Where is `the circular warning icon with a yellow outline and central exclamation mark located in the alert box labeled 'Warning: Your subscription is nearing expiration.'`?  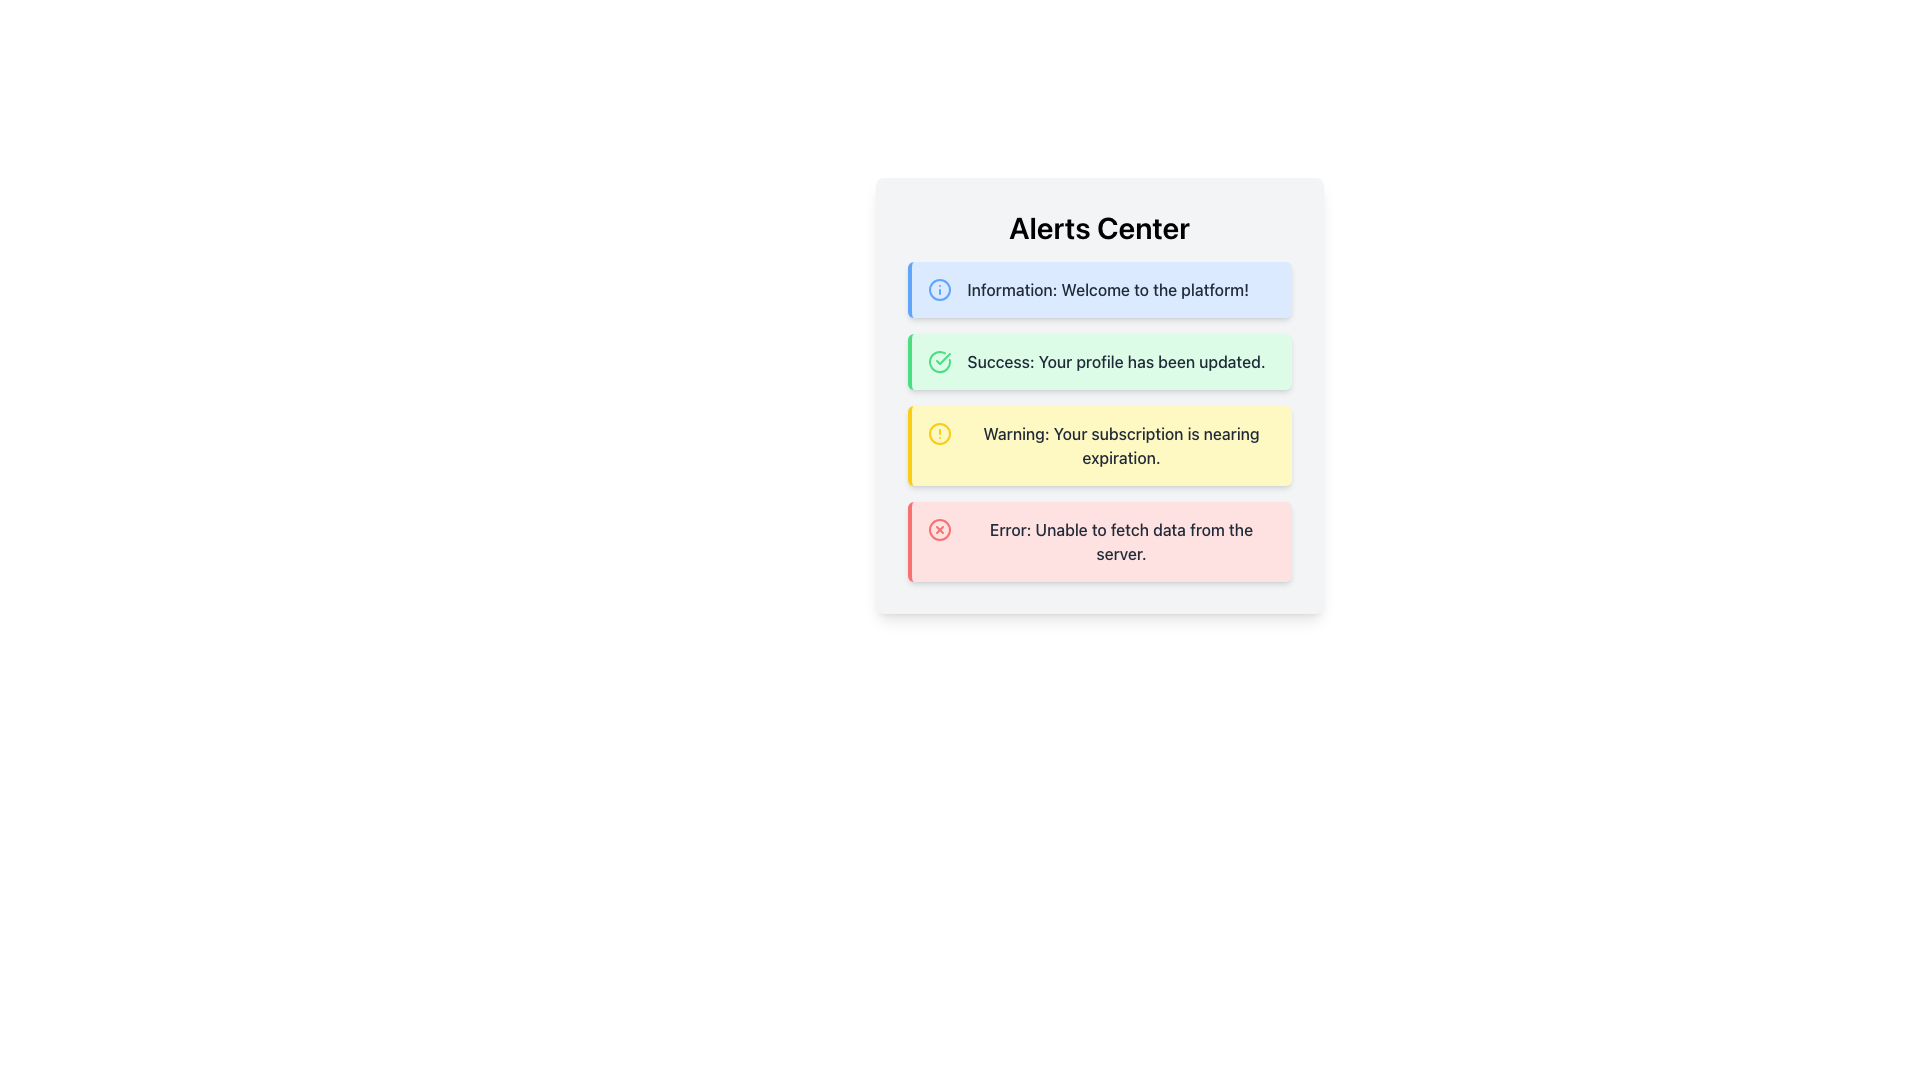 the circular warning icon with a yellow outline and central exclamation mark located in the alert box labeled 'Warning: Your subscription is nearing expiration.' is located at coordinates (946, 433).